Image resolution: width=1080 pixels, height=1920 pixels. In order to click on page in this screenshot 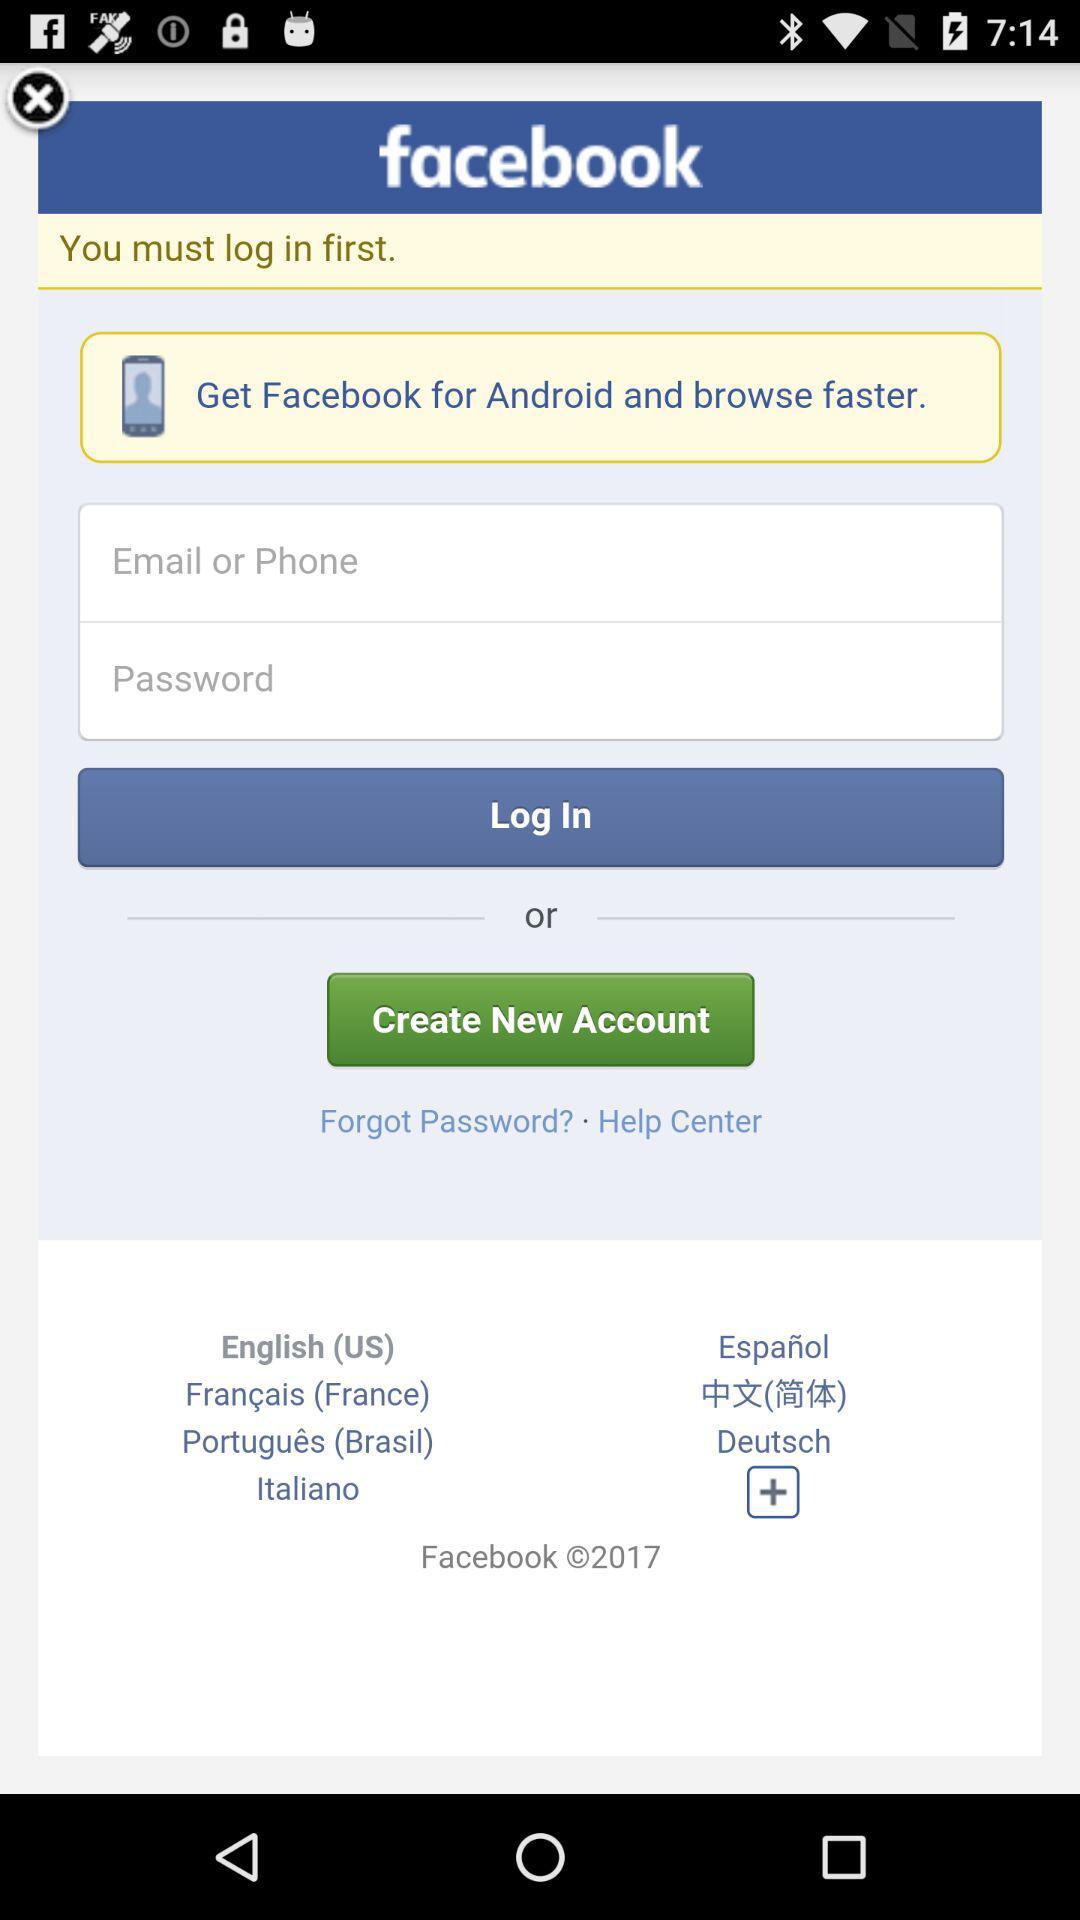, I will do `click(38, 100)`.